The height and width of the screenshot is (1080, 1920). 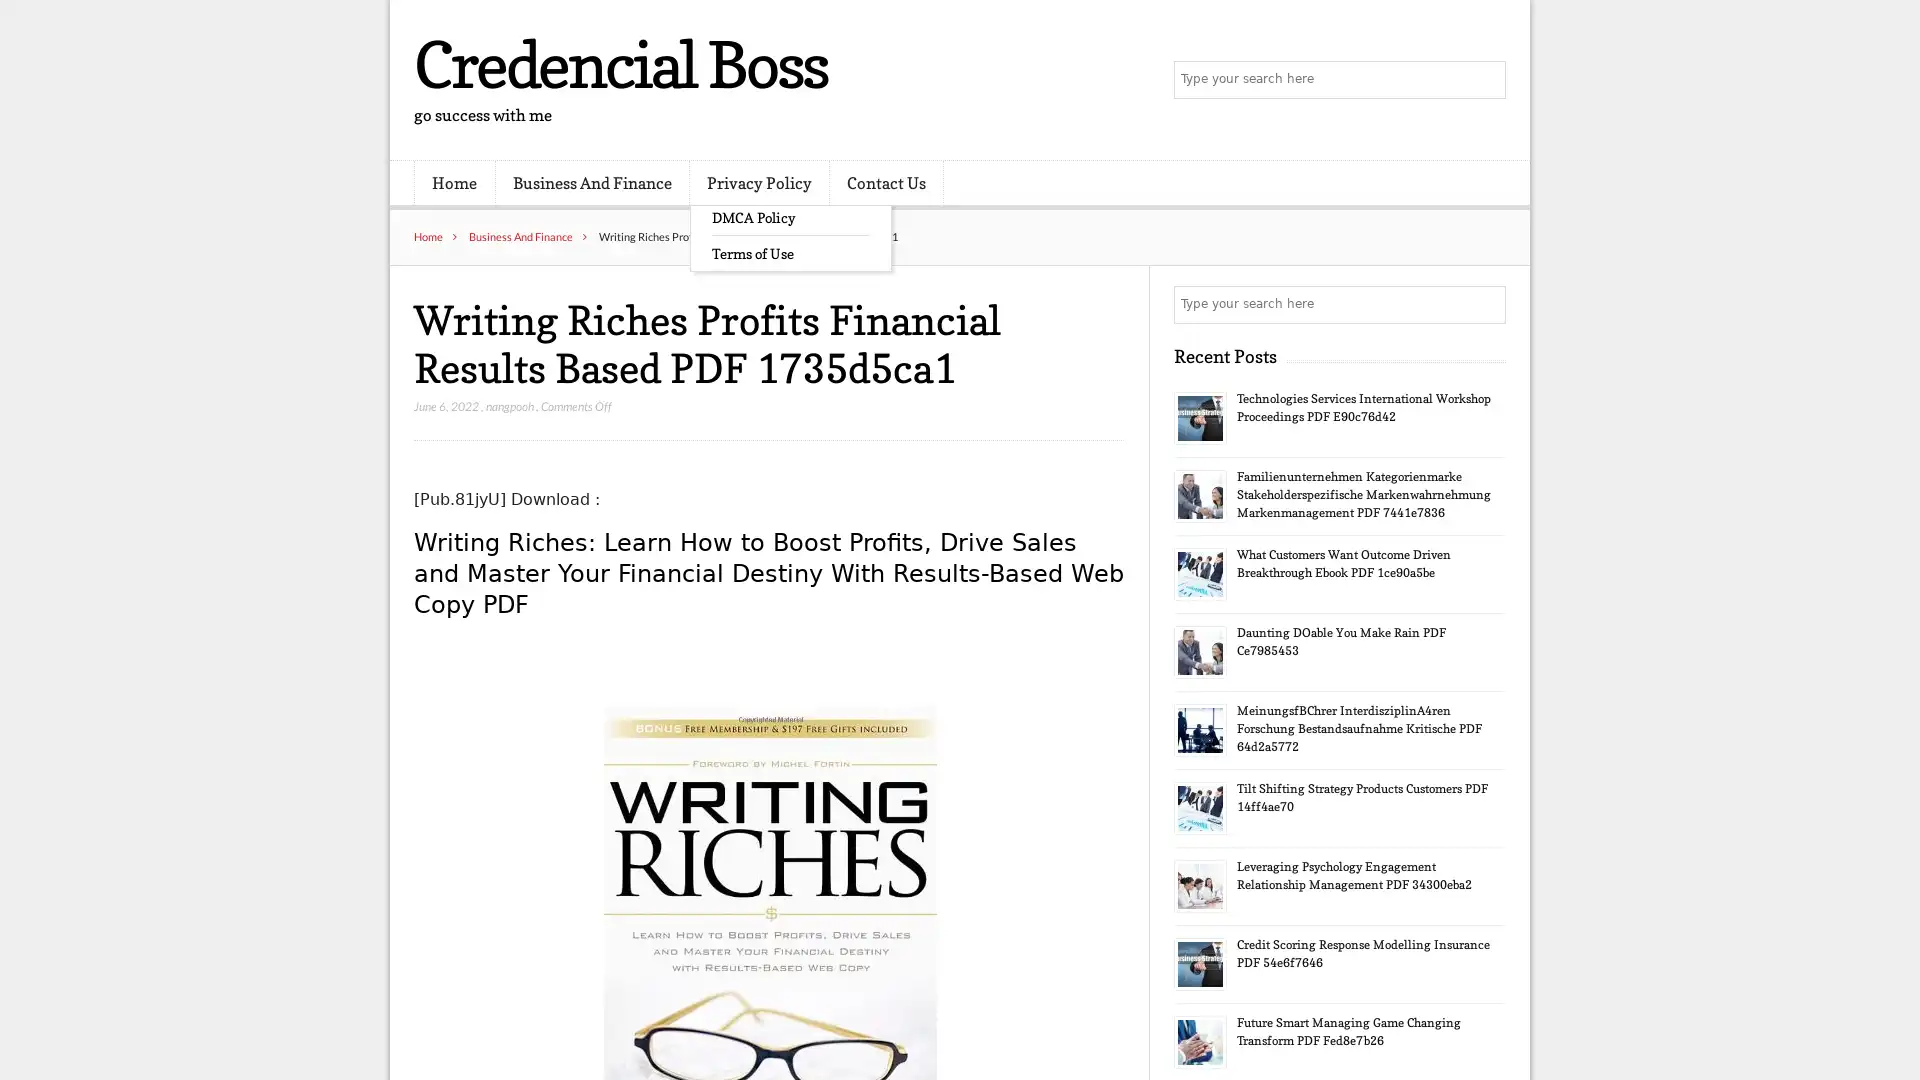 What do you see at coordinates (1485, 304) in the screenshot?
I see `Search` at bounding box center [1485, 304].